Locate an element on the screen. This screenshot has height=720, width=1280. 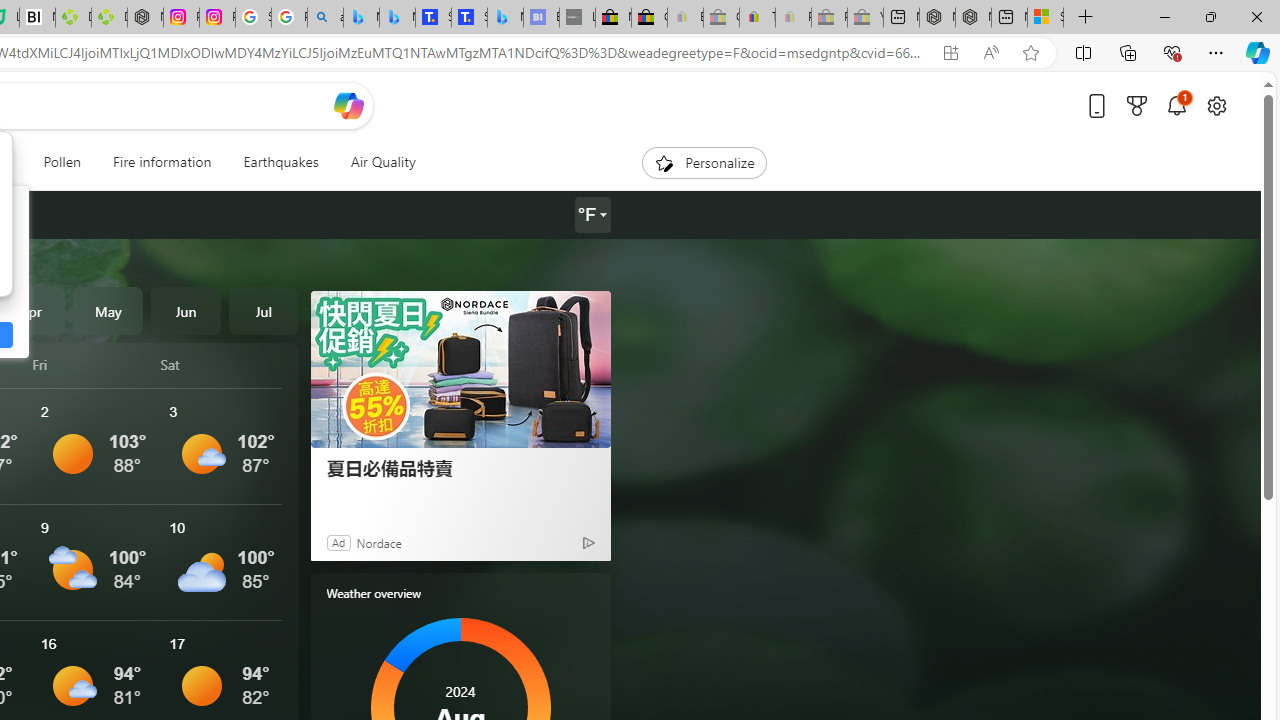
'alabama high school quarterback dies - Search' is located at coordinates (325, 17).